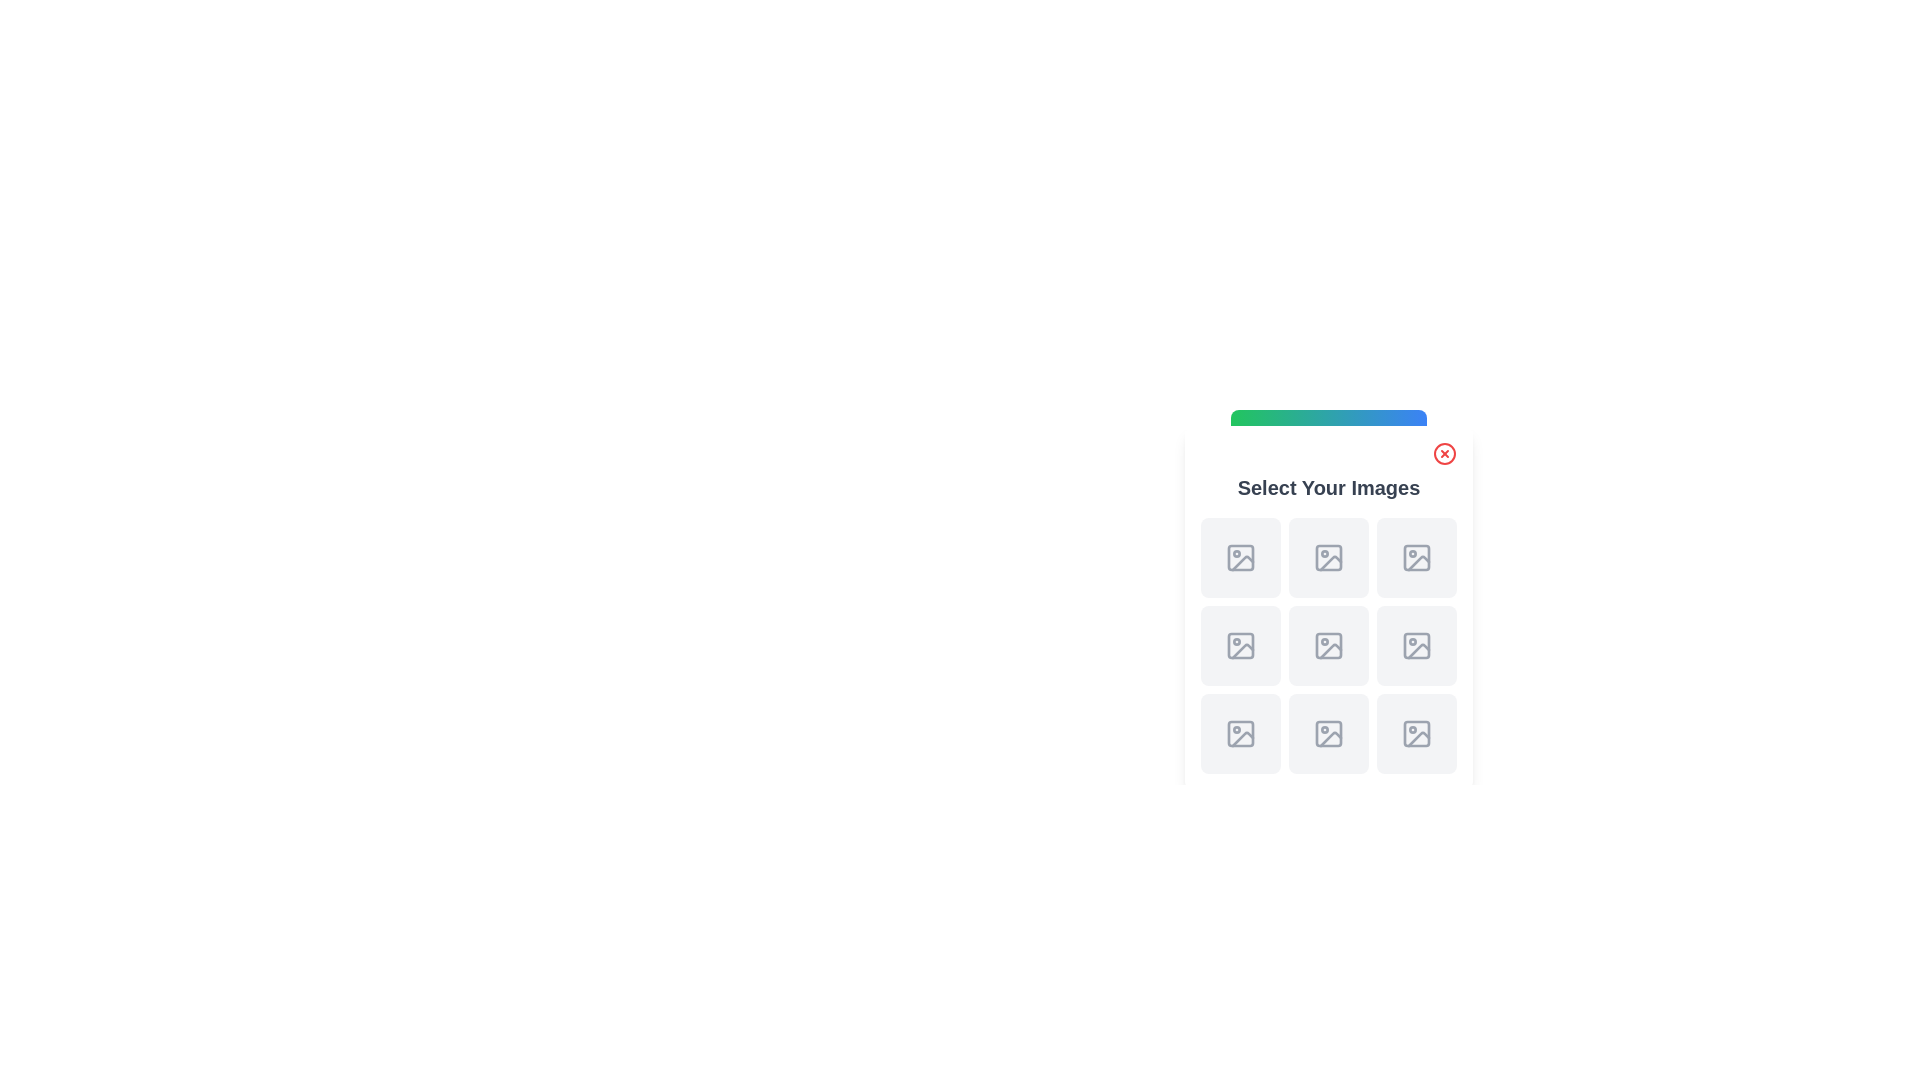 This screenshot has width=1920, height=1080. What do you see at coordinates (1240, 645) in the screenshot?
I see `the square icon button located` at bounding box center [1240, 645].